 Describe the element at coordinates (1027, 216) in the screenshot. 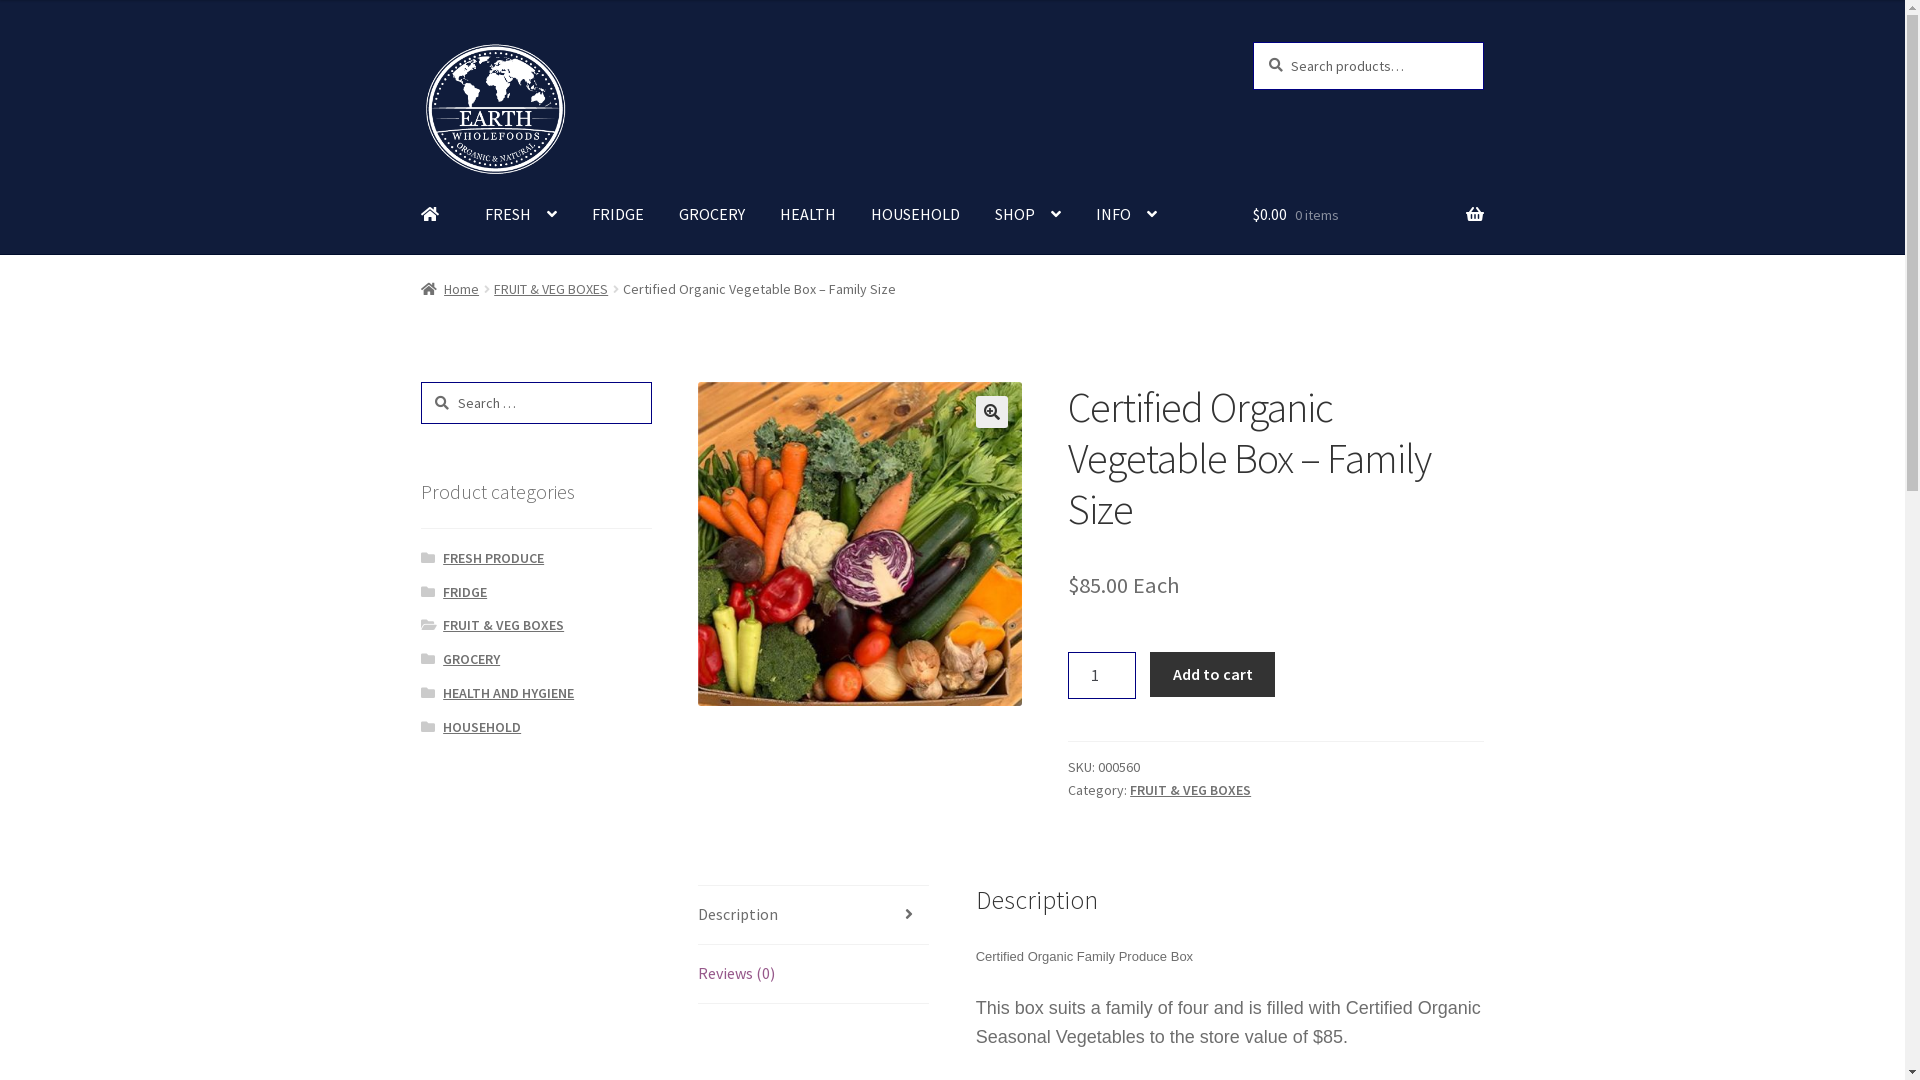

I see `'SHOP'` at that location.